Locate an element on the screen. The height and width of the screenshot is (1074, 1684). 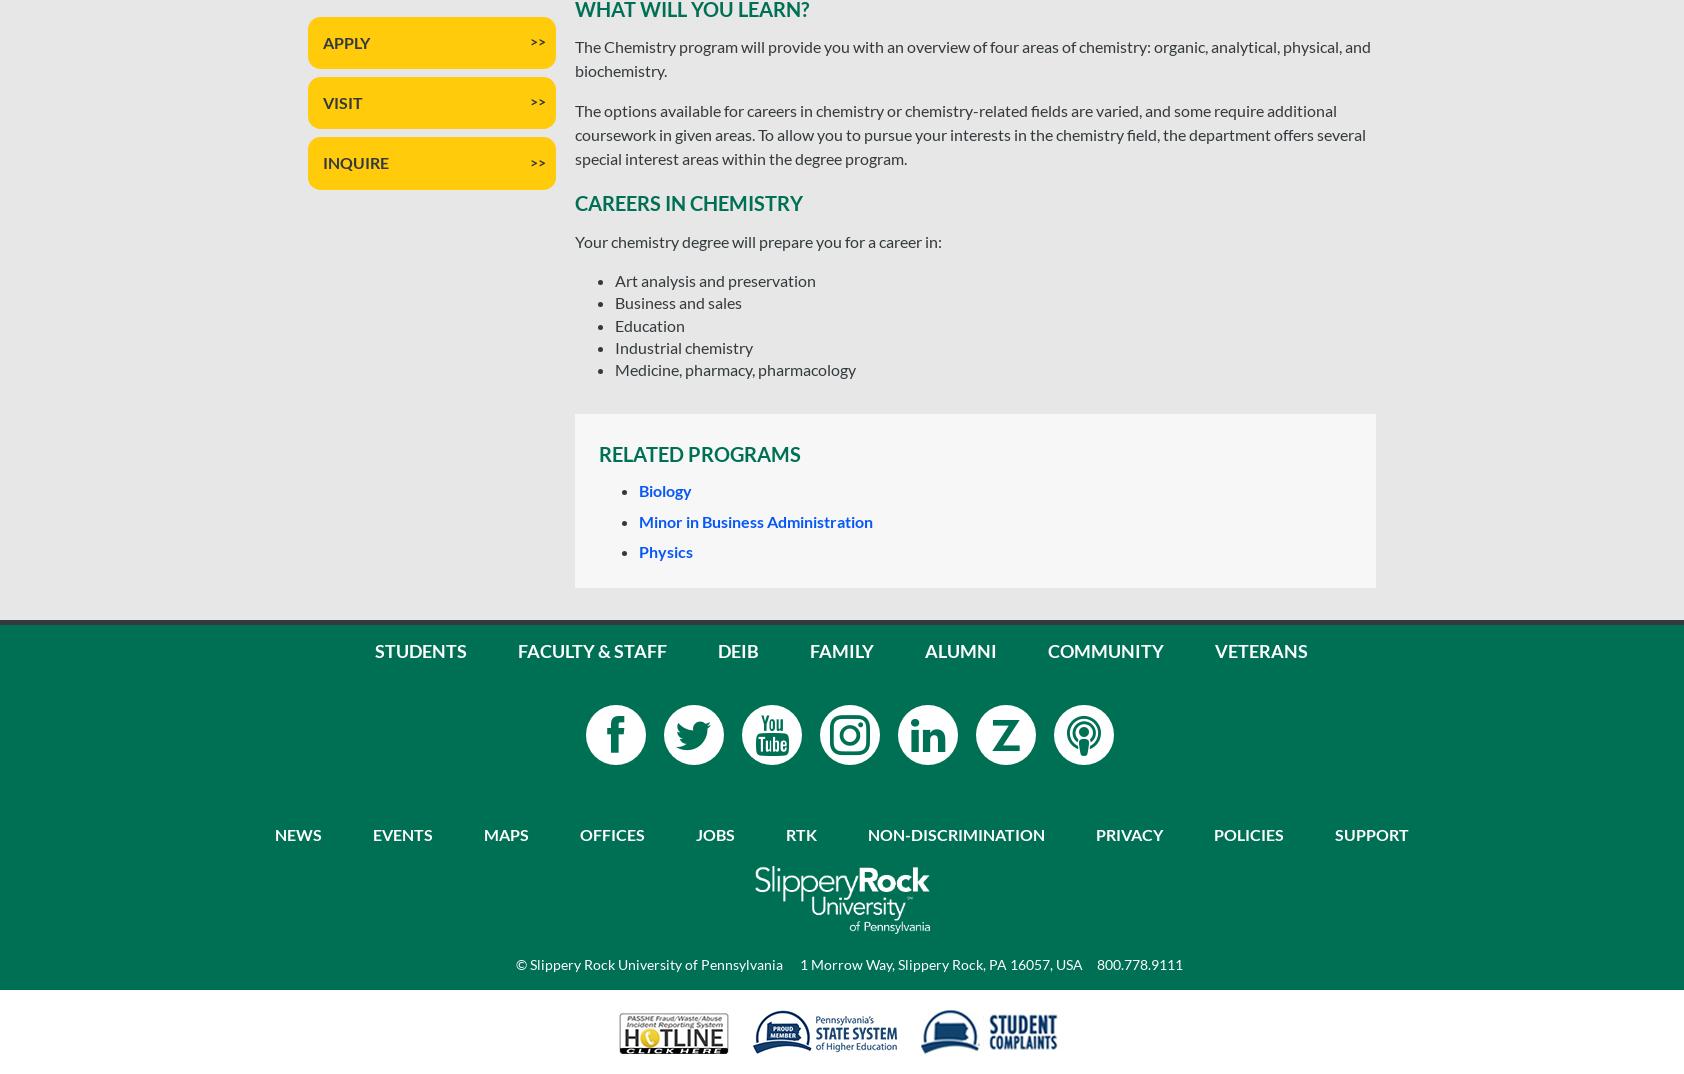
'RTK' is located at coordinates (800, 833).